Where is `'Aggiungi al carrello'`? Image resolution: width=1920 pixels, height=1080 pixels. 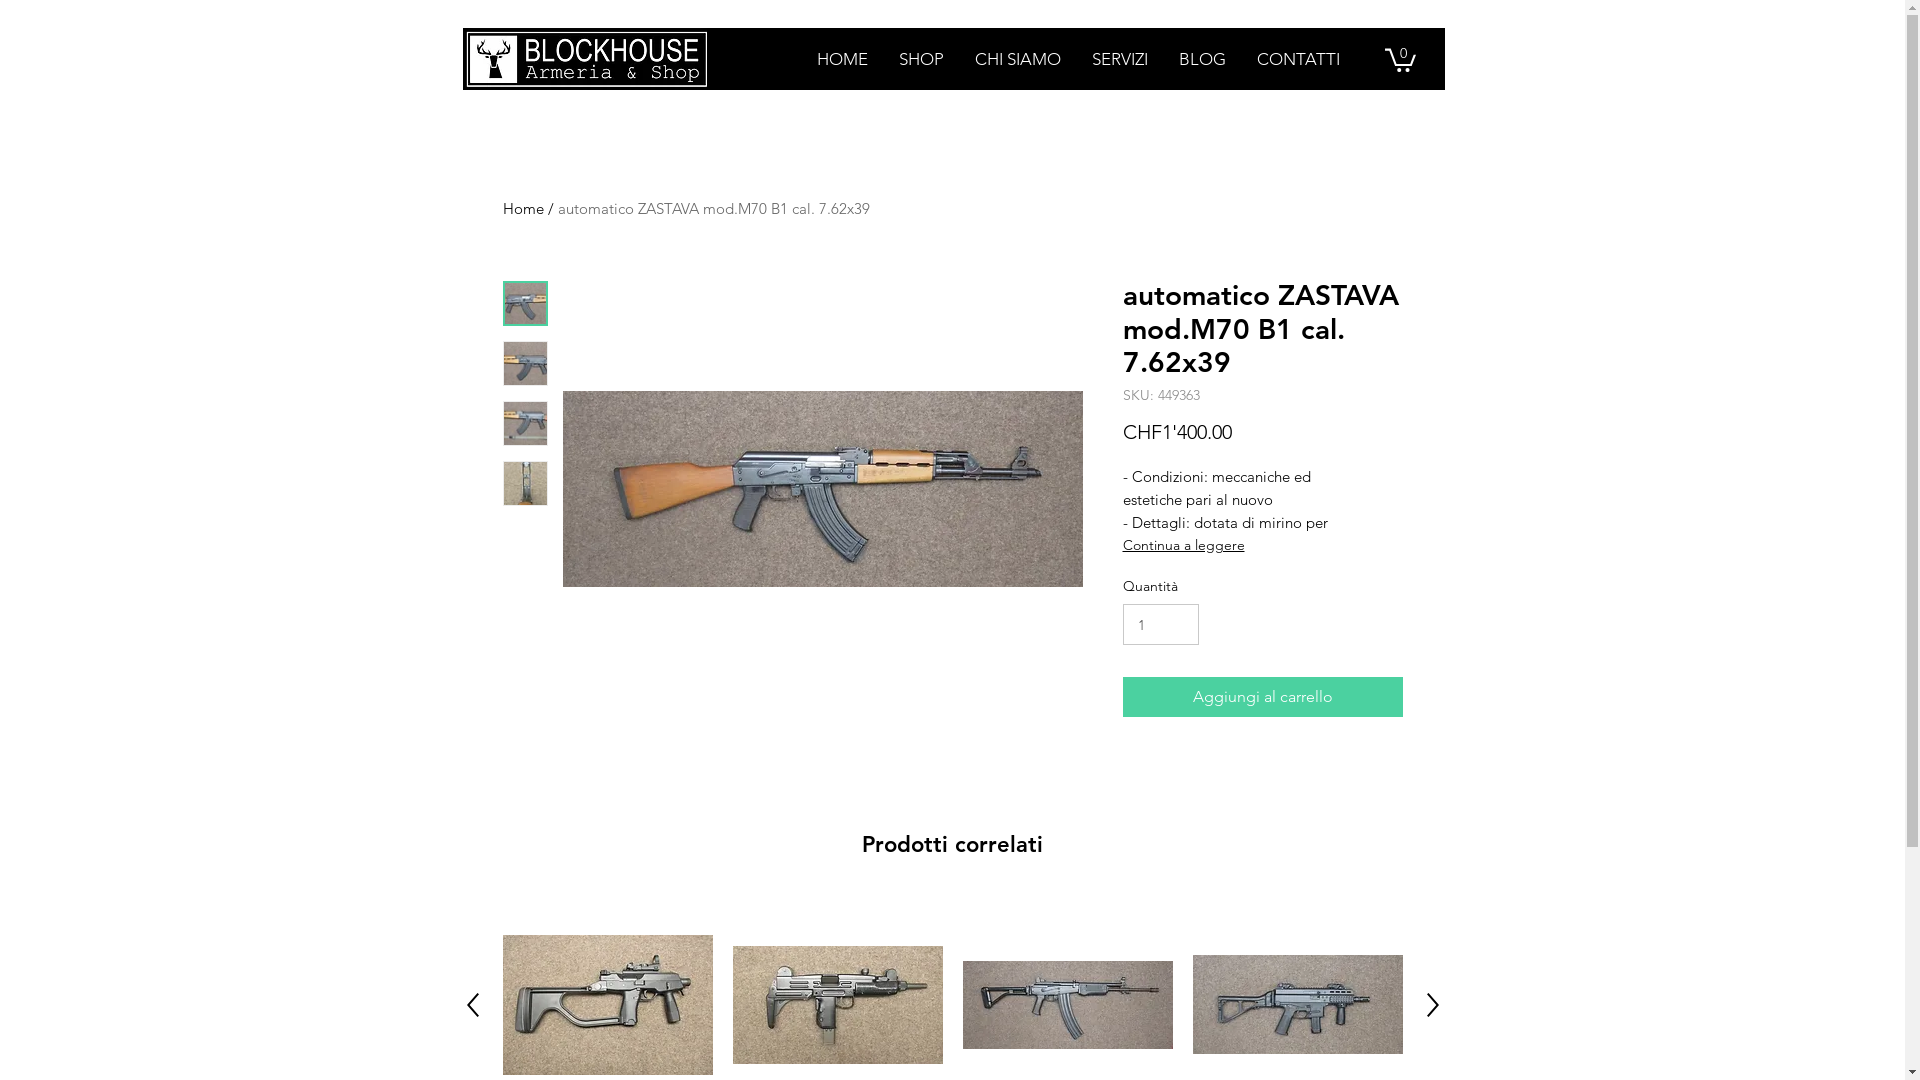
'Aggiungi al carrello' is located at coordinates (1261, 696).